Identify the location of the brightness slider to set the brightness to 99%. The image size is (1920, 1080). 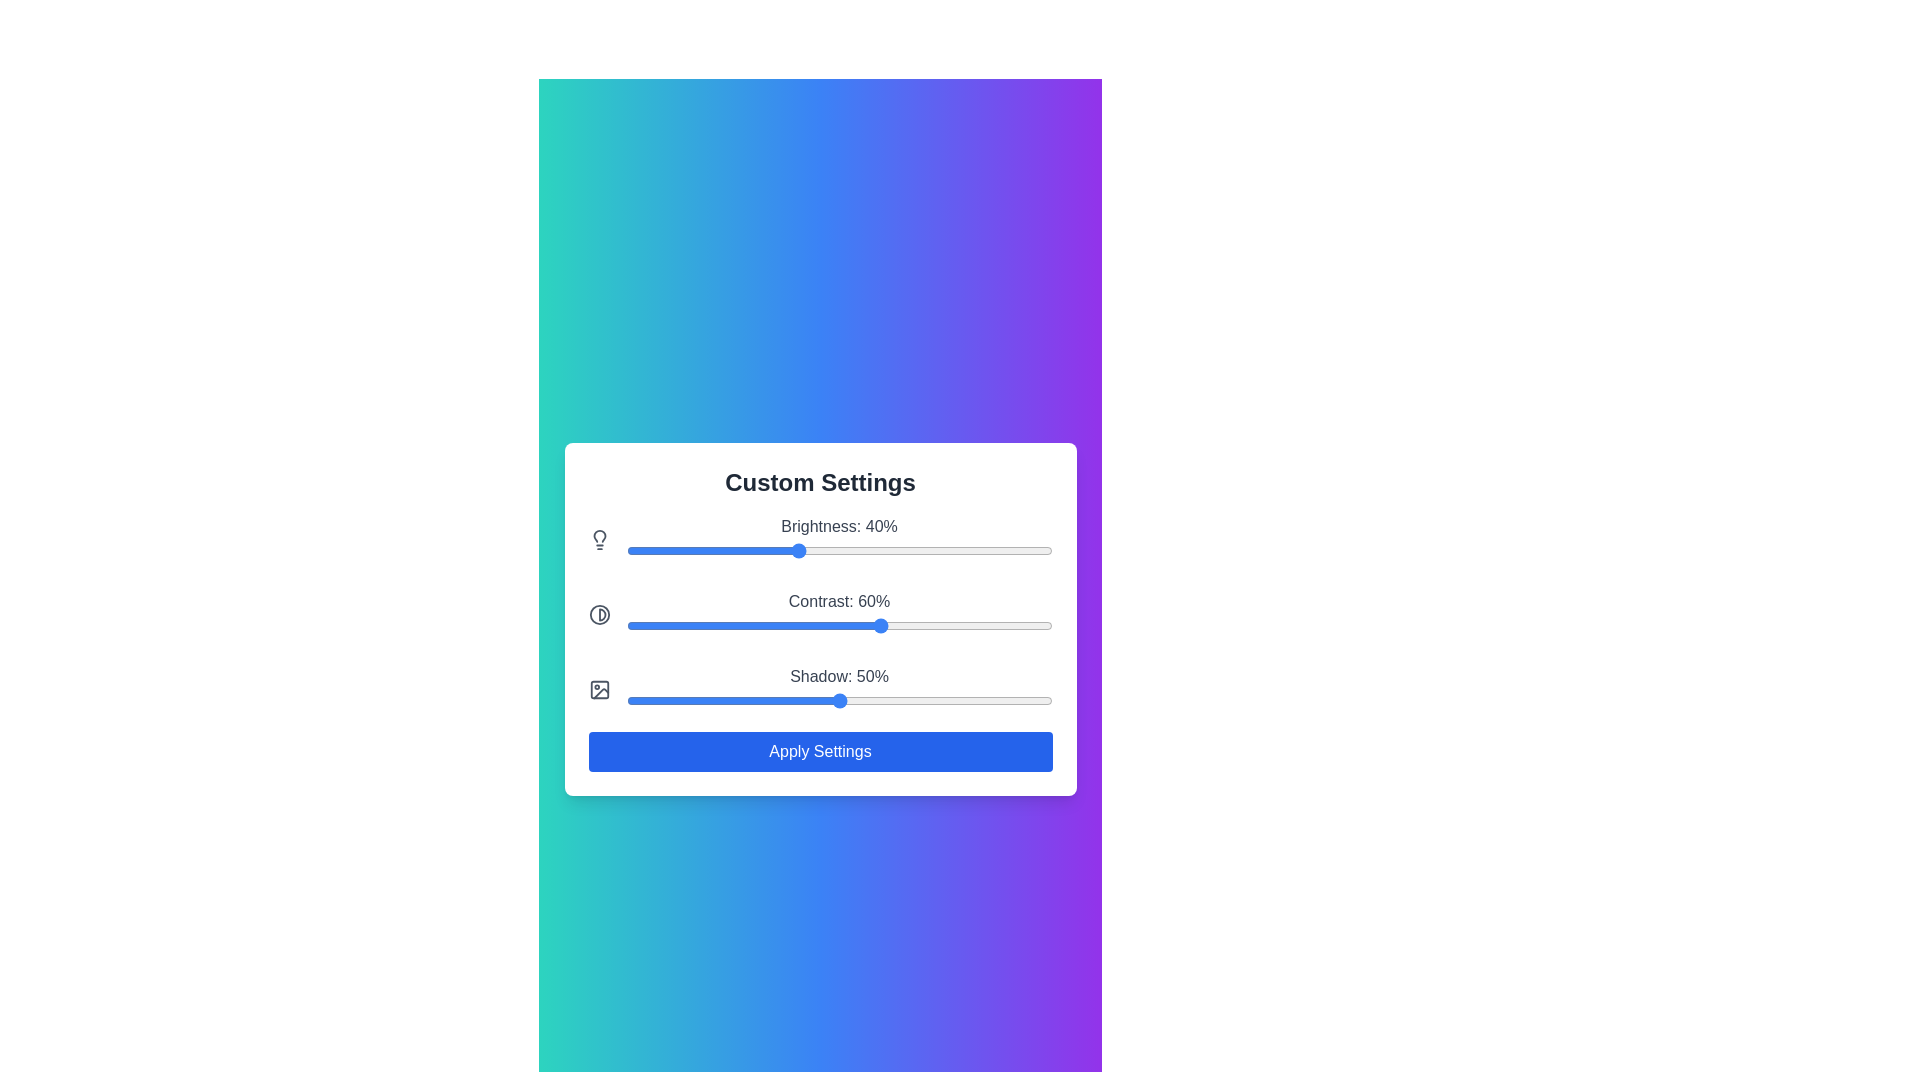
(1047, 550).